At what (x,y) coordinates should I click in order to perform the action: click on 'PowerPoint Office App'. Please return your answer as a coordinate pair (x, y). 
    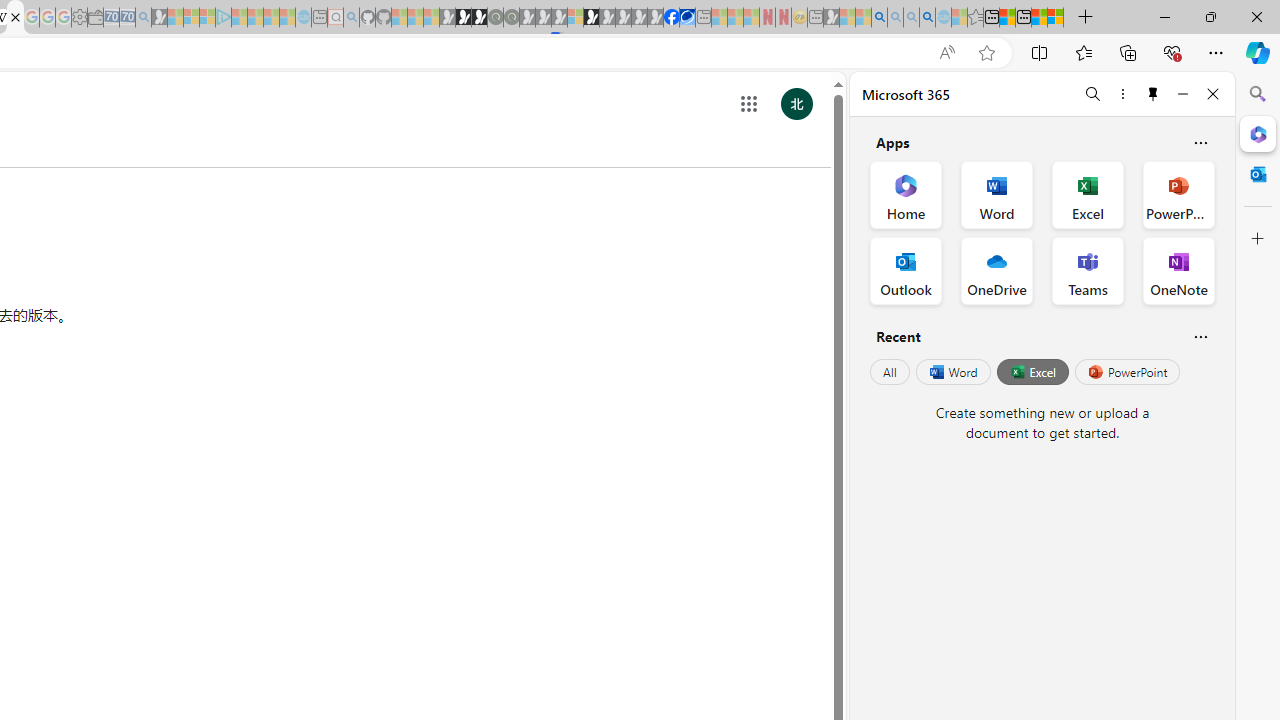
    Looking at the image, I should click on (1178, 195).